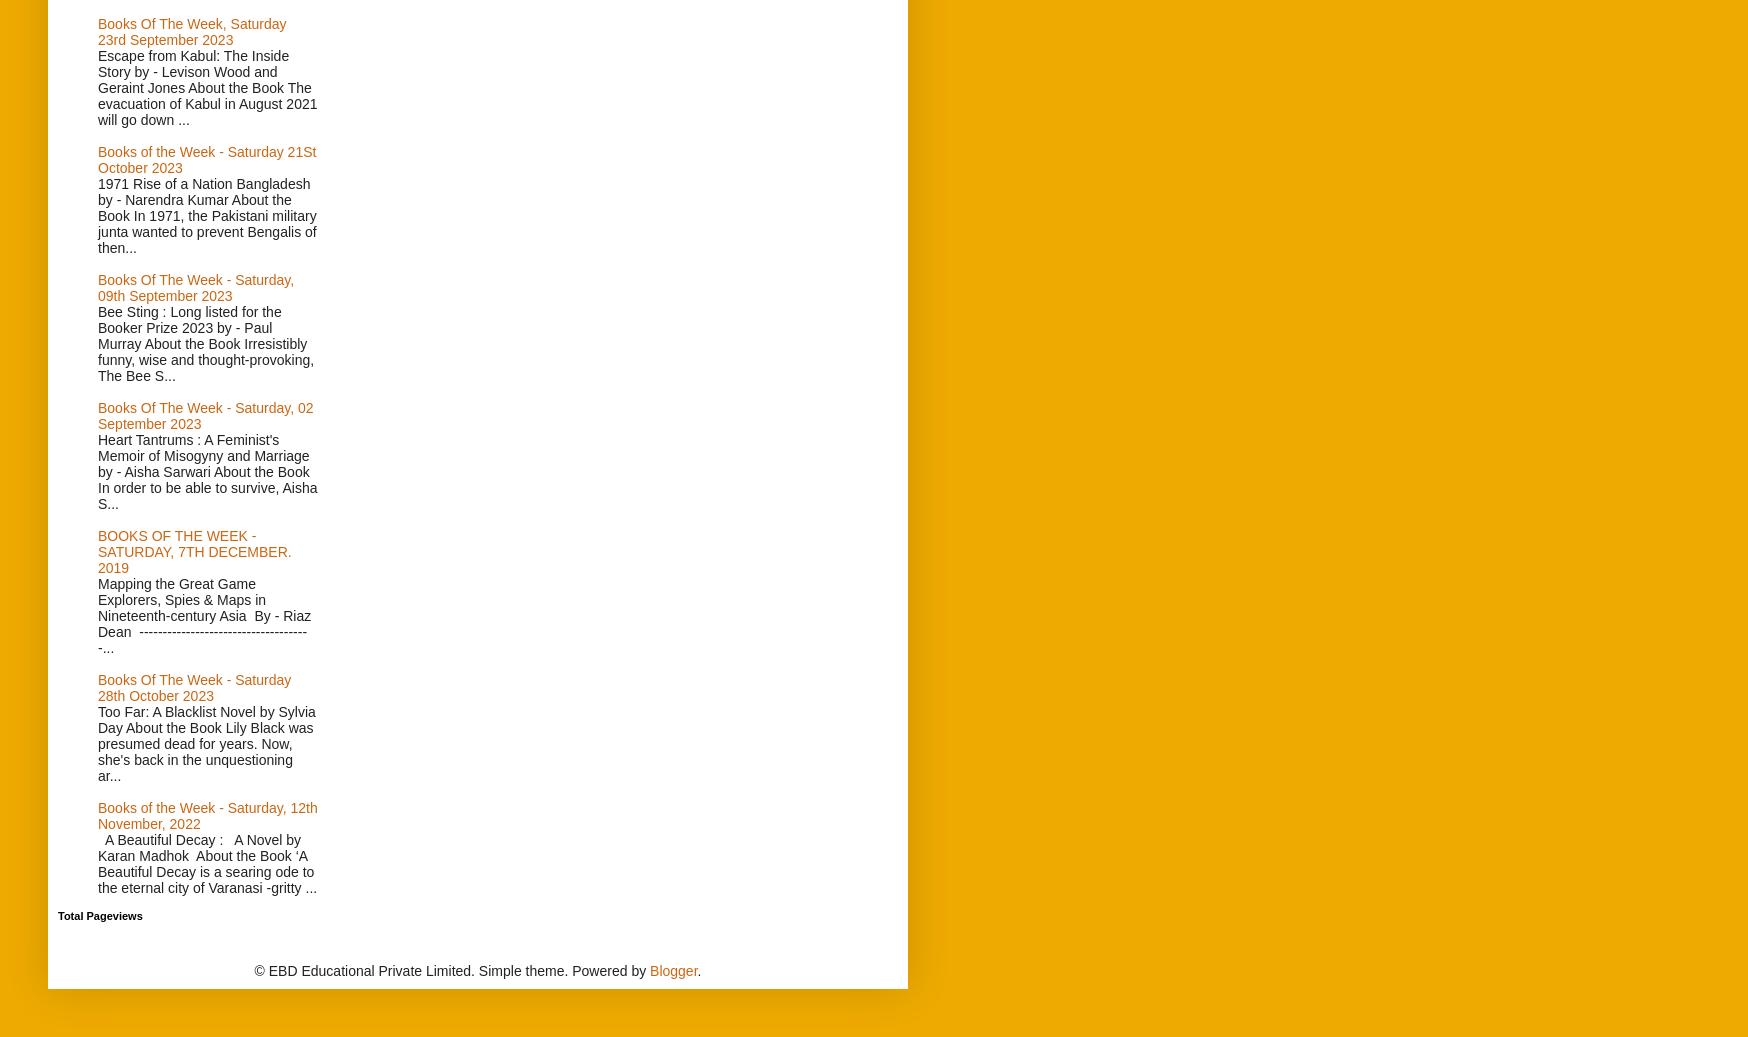 This screenshot has height=1037, width=1748. Describe the element at coordinates (98, 471) in the screenshot. I see `'Heart Tantrums :  A Feminist's Memoir of Misogyny and Marriage by - Aisha Sarwari About the Book In order to be able to survive, Aisha S...'` at that location.